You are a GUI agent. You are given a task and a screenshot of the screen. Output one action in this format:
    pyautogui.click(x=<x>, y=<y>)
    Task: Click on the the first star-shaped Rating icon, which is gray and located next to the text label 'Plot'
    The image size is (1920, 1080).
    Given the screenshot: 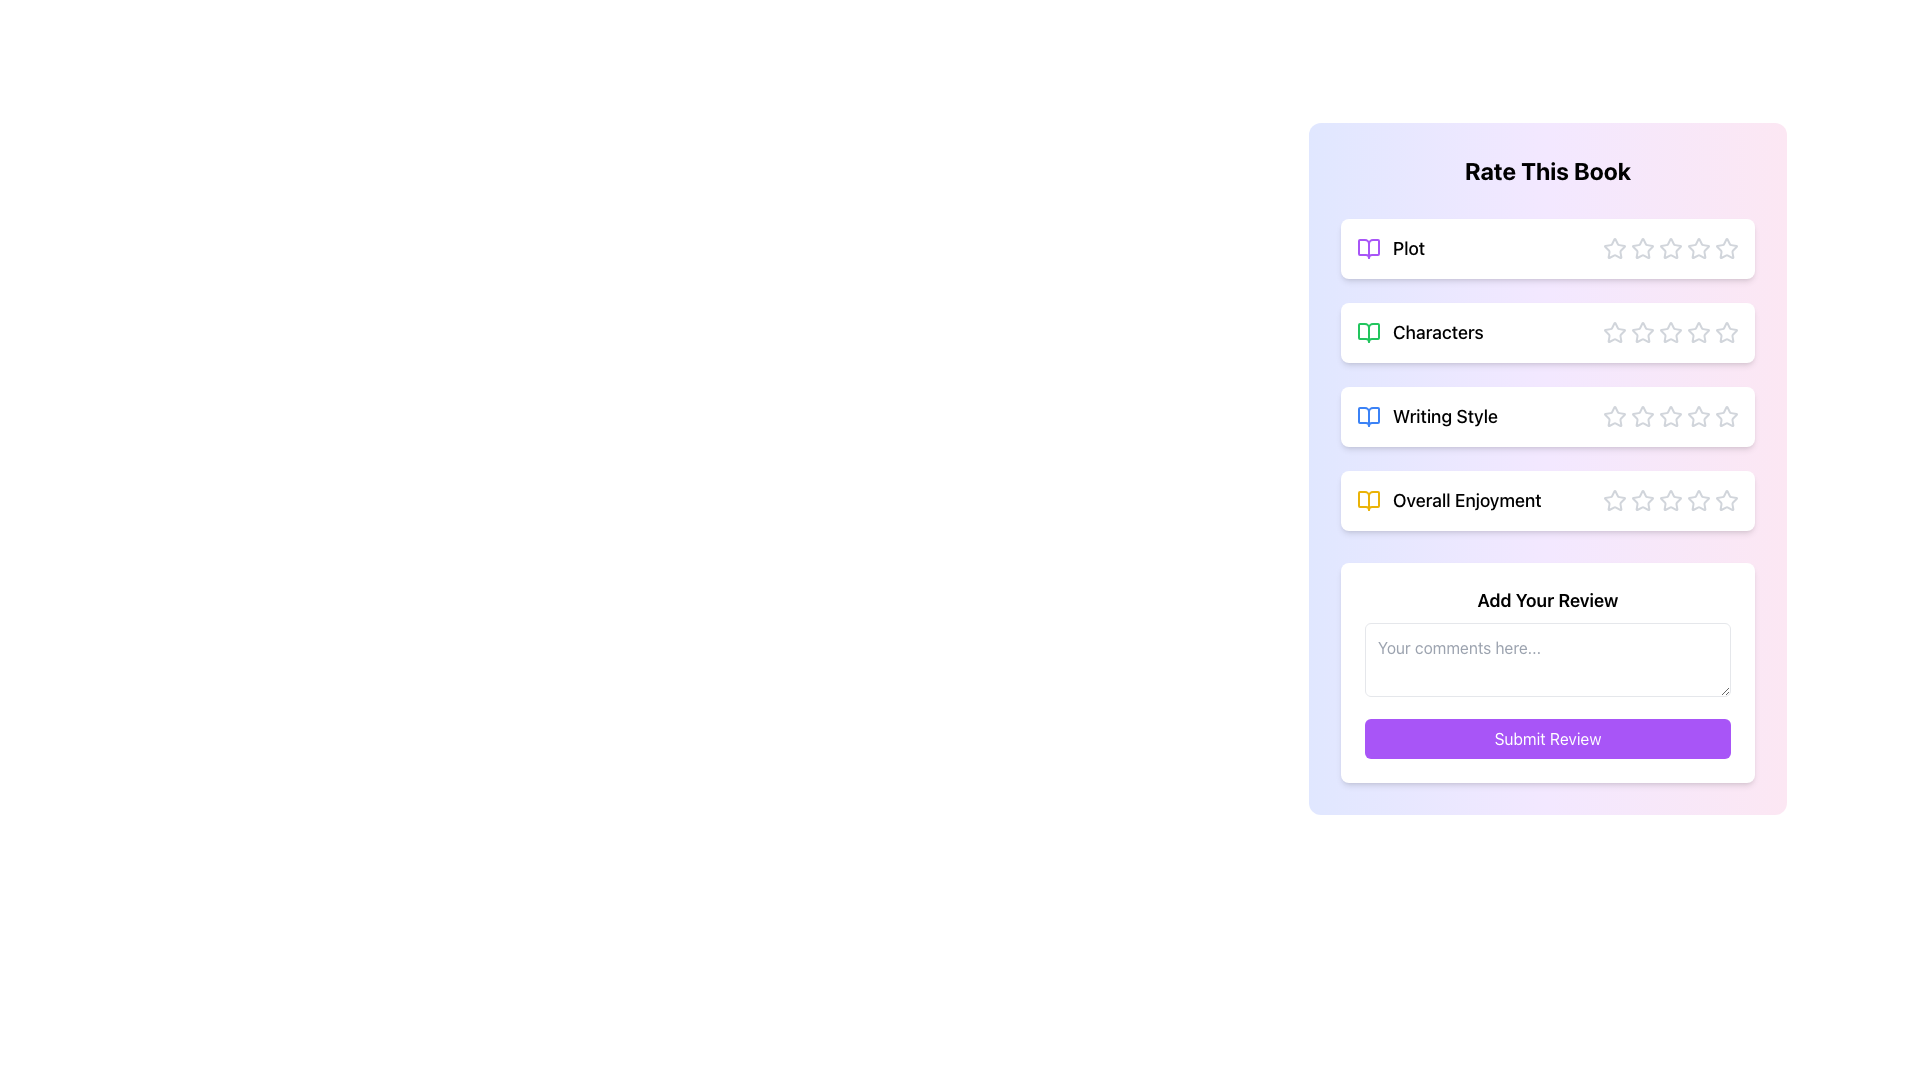 What is the action you would take?
    pyautogui.click(x=1614, y=248)
    